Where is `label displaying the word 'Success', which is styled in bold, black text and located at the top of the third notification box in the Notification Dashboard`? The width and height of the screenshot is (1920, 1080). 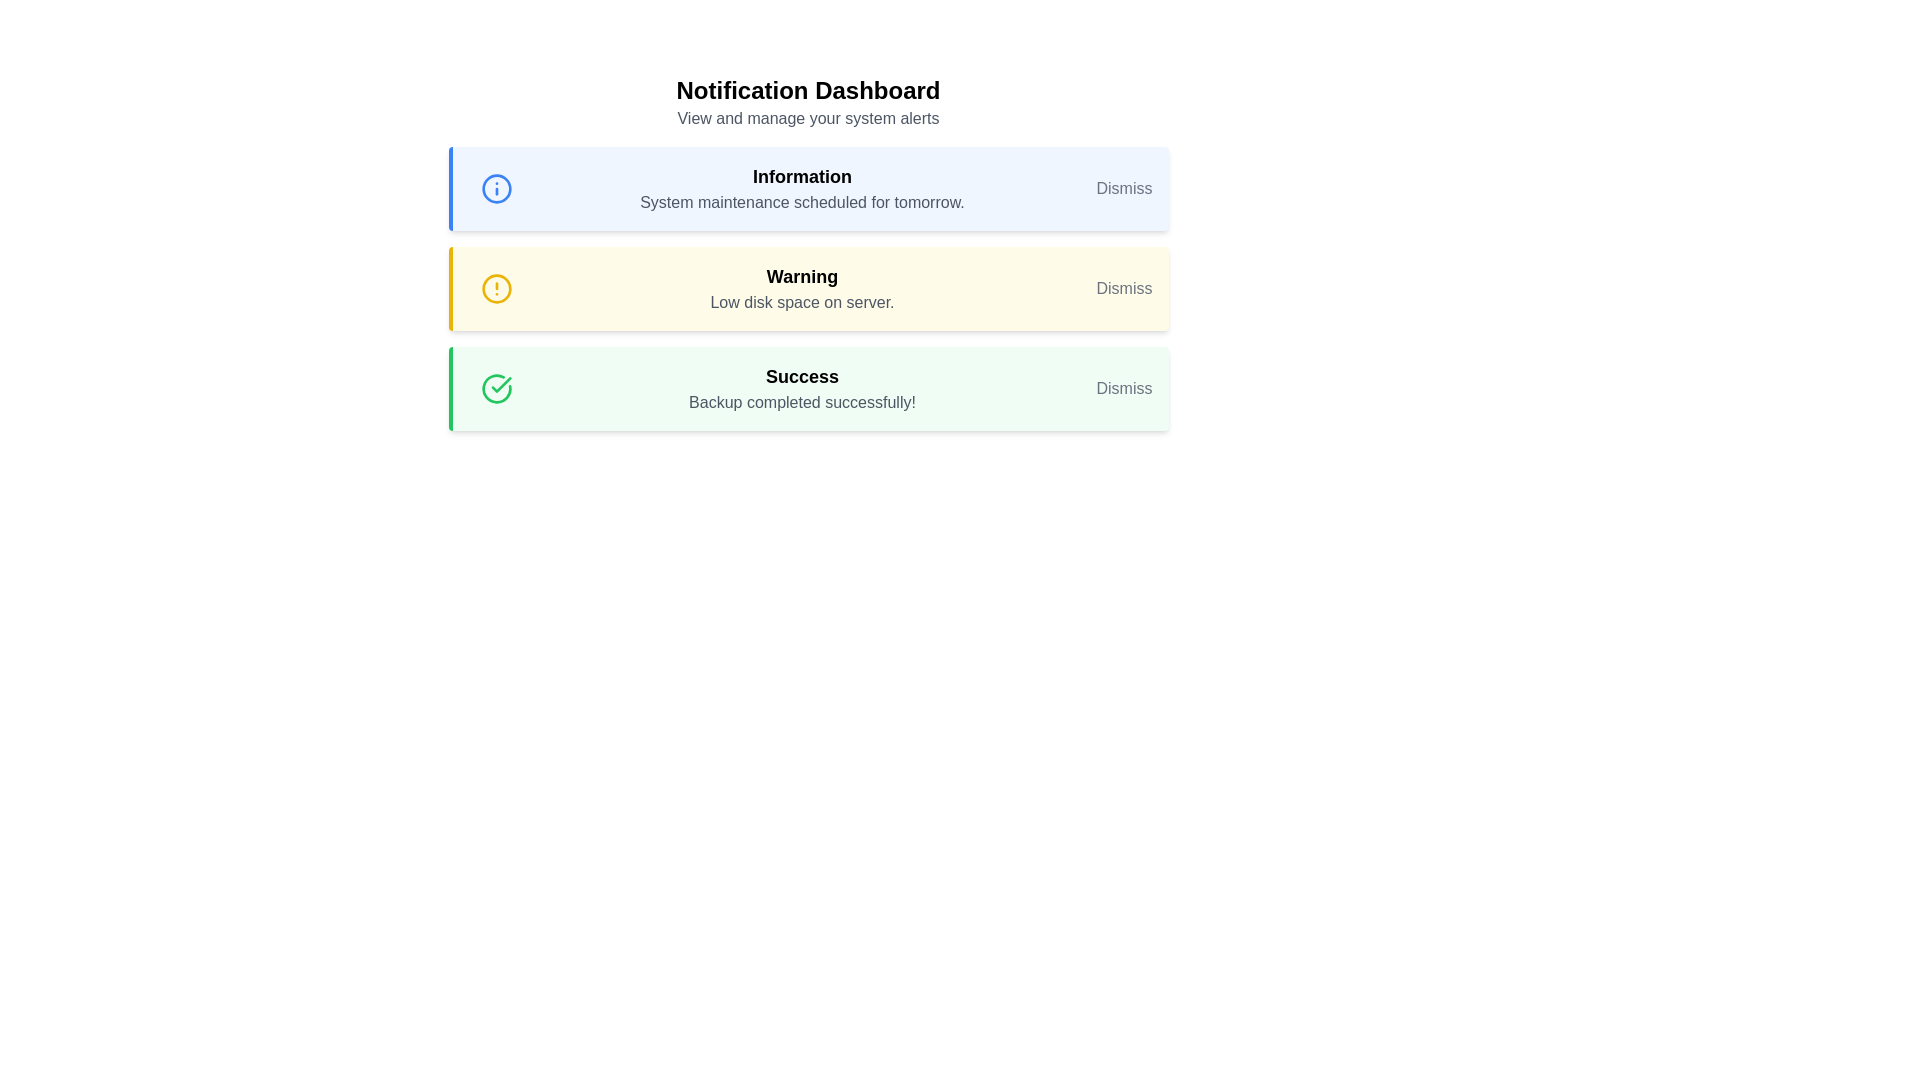
label displaying the word 'Success', which is styled in bold, black text and located at the top of the third notification box in the Notification Dashboard is located at coordinates (802, 377).